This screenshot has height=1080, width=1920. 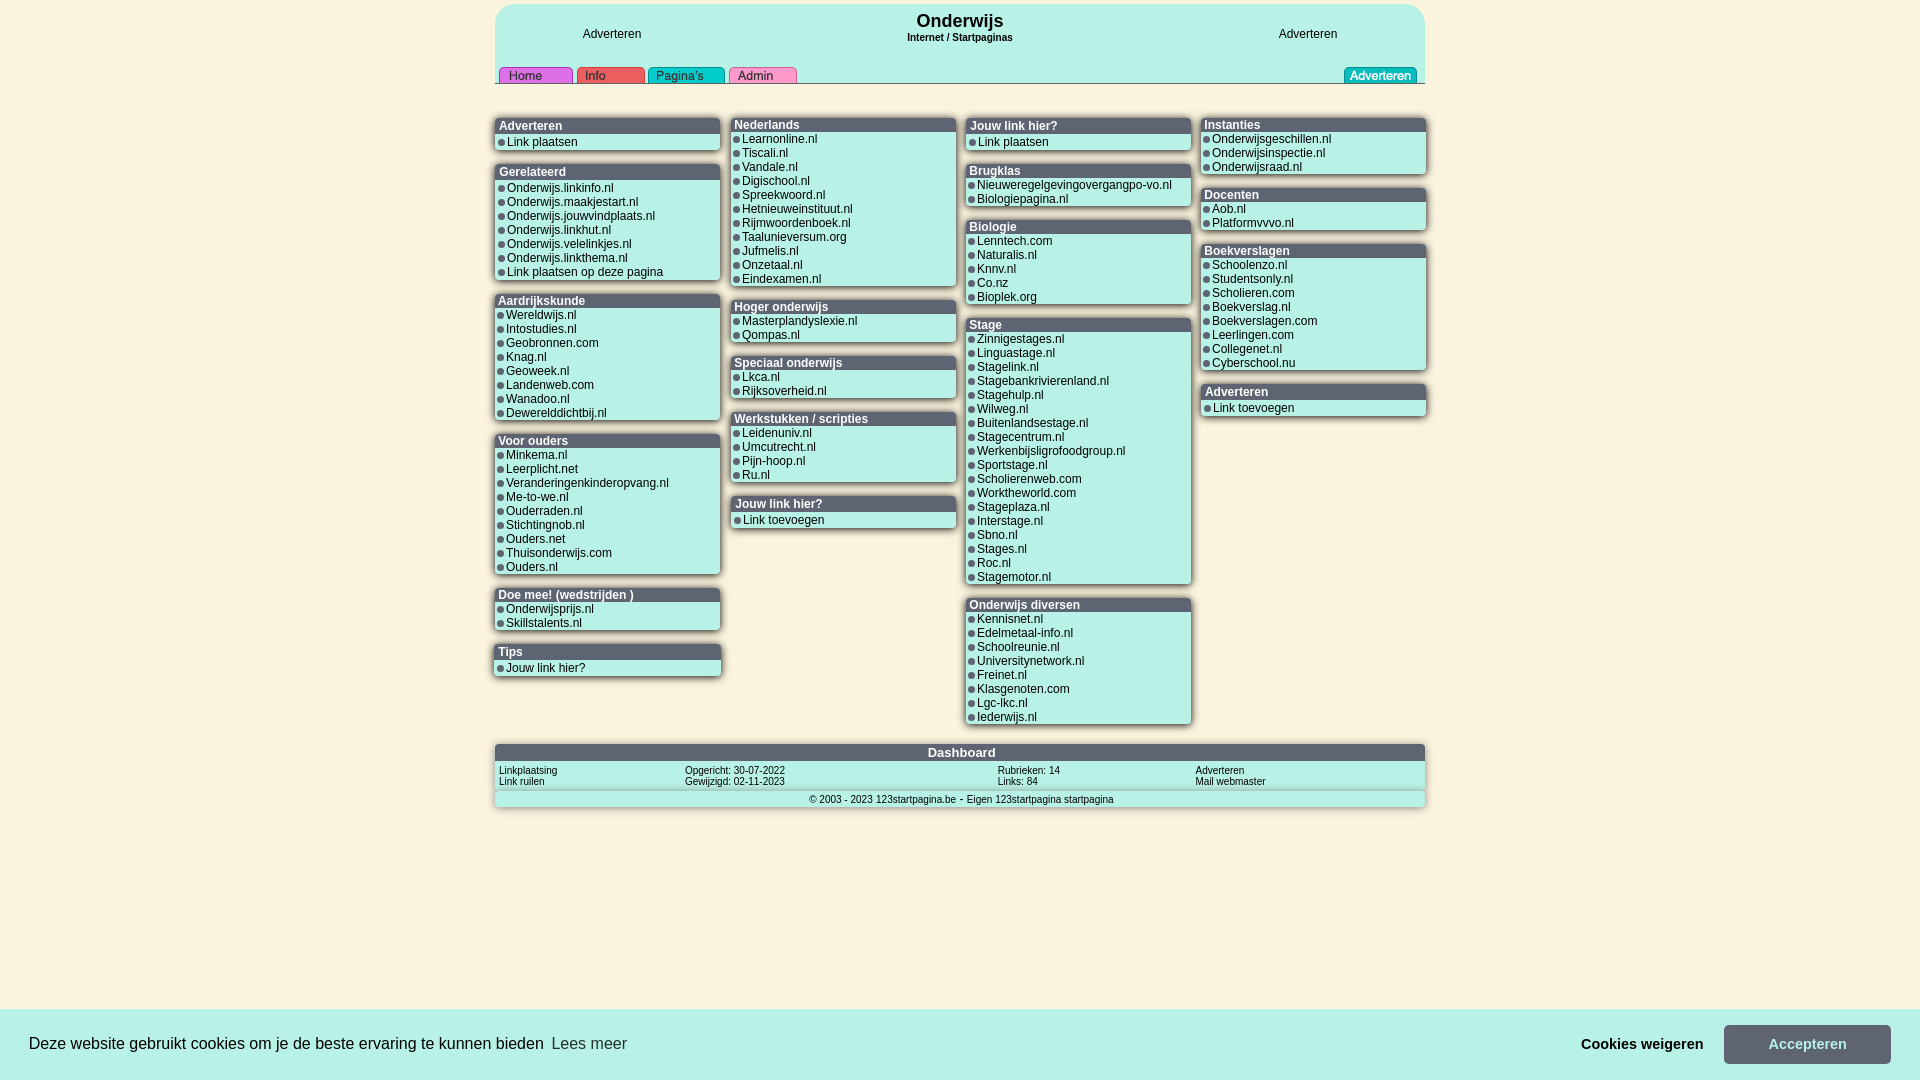 I want to click on 'Edelmetaal-info.nl', so click(x=1025, y=632).